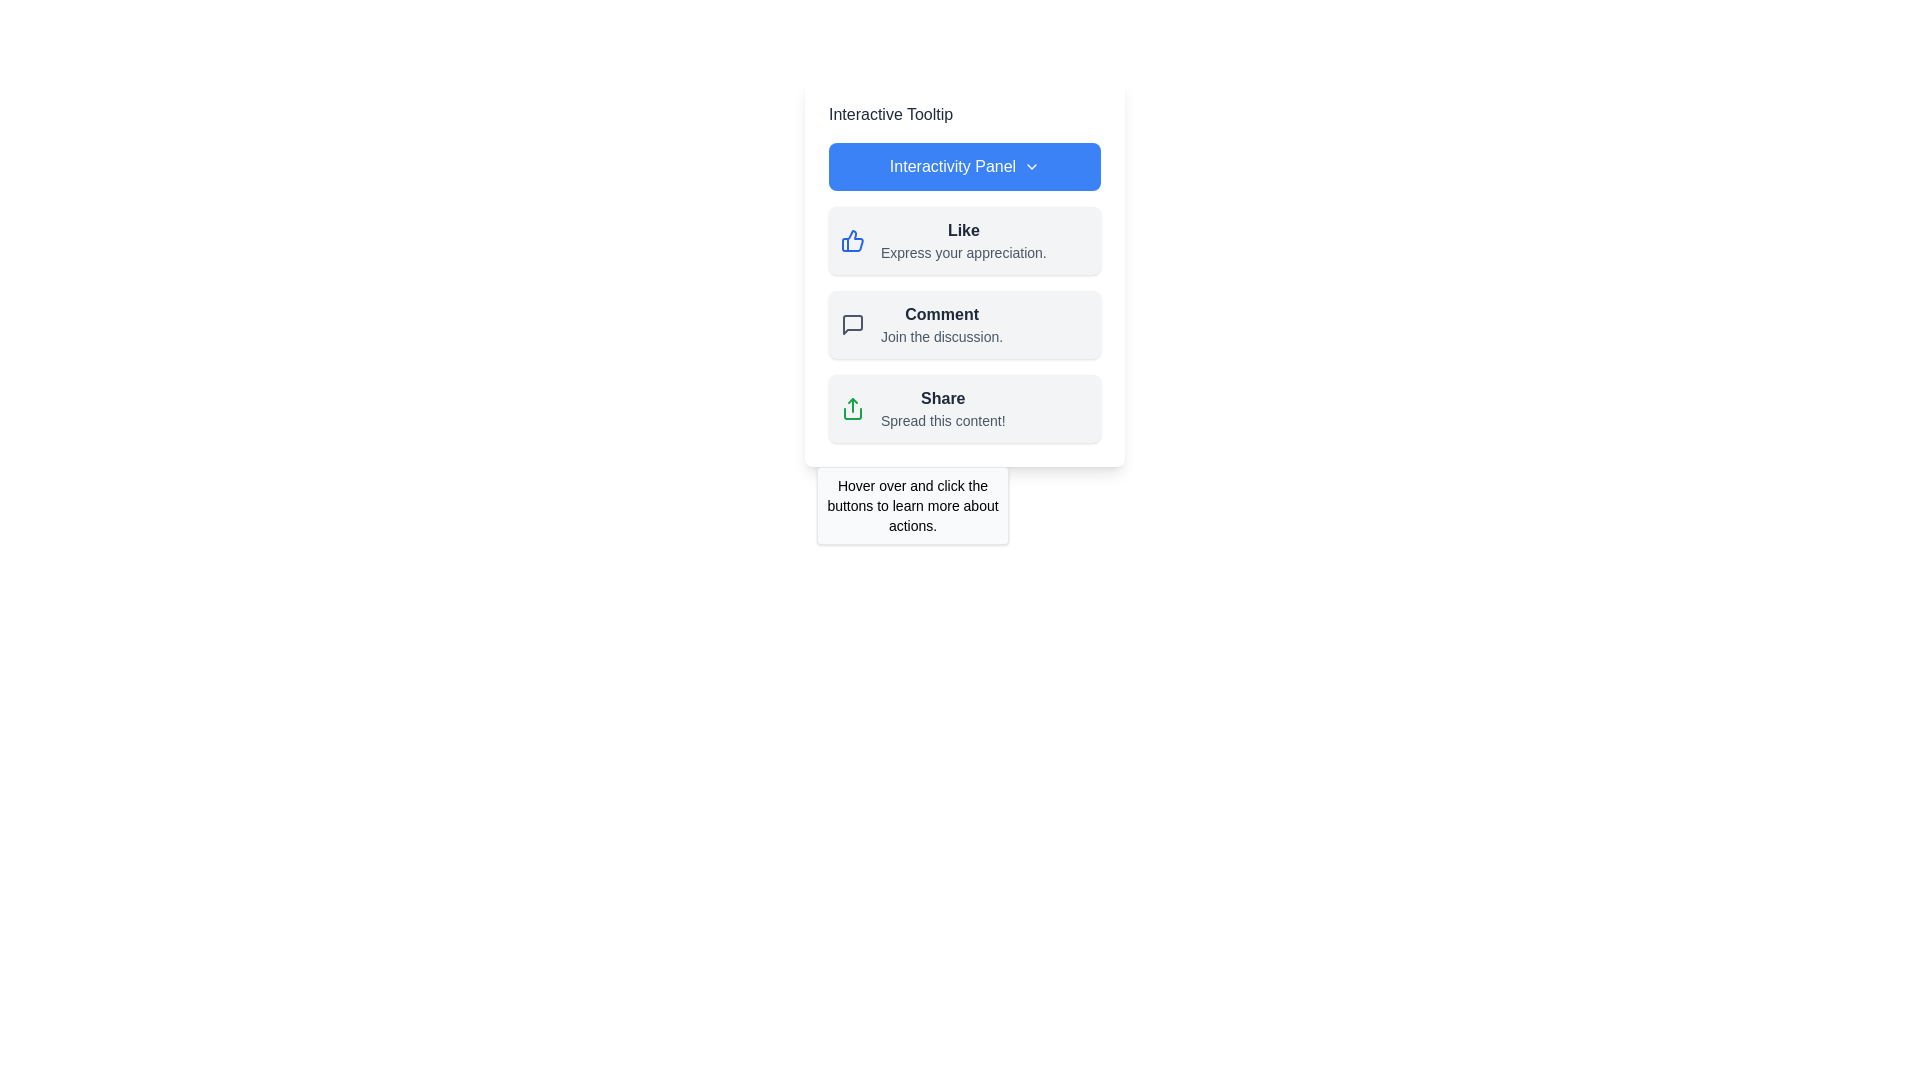  Describe the element at coordinates (941, 323) in the screenshot. I see `the 'Comment' text label, which is the second option in the tooltip interface, displaying 'Comment' in bold dark-gray and 'Join the discussion.' in lighter gray` at that location.